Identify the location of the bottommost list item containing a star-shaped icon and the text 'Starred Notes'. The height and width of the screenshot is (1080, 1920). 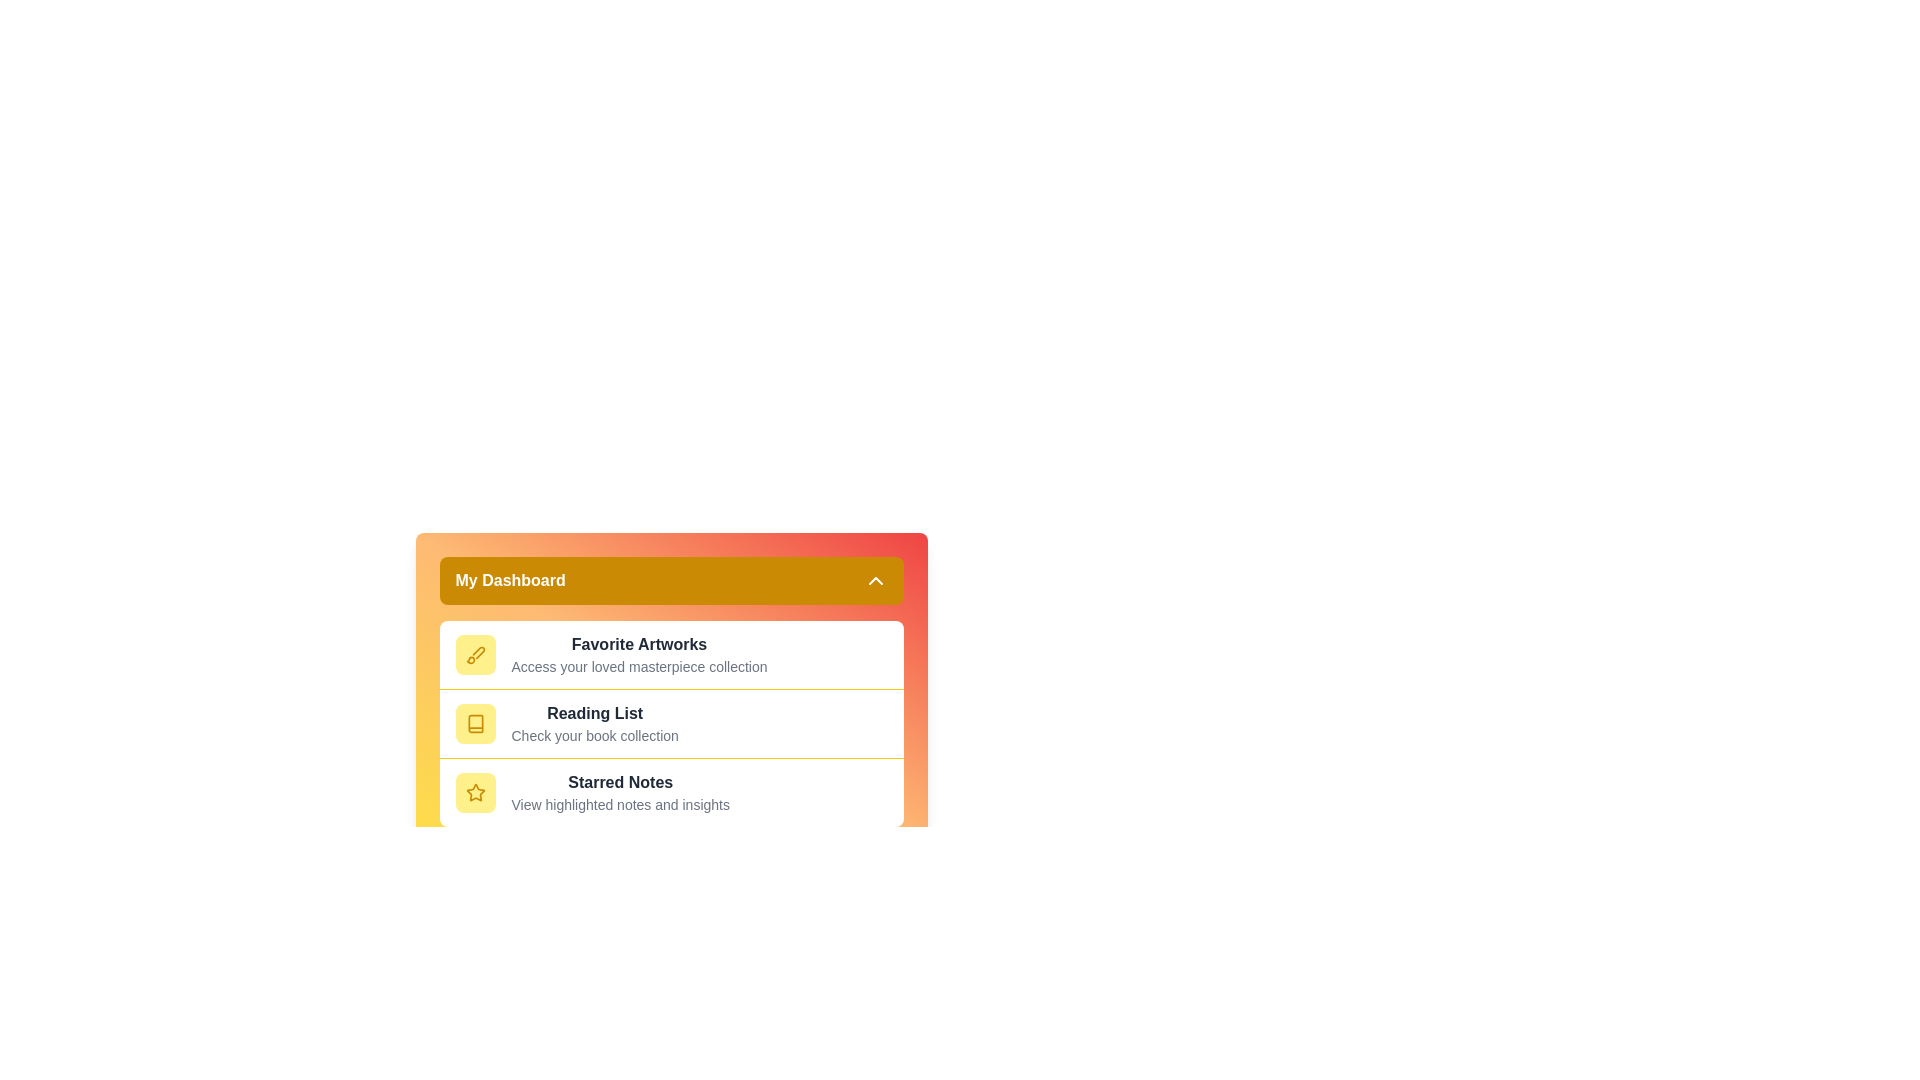
(671, 791).